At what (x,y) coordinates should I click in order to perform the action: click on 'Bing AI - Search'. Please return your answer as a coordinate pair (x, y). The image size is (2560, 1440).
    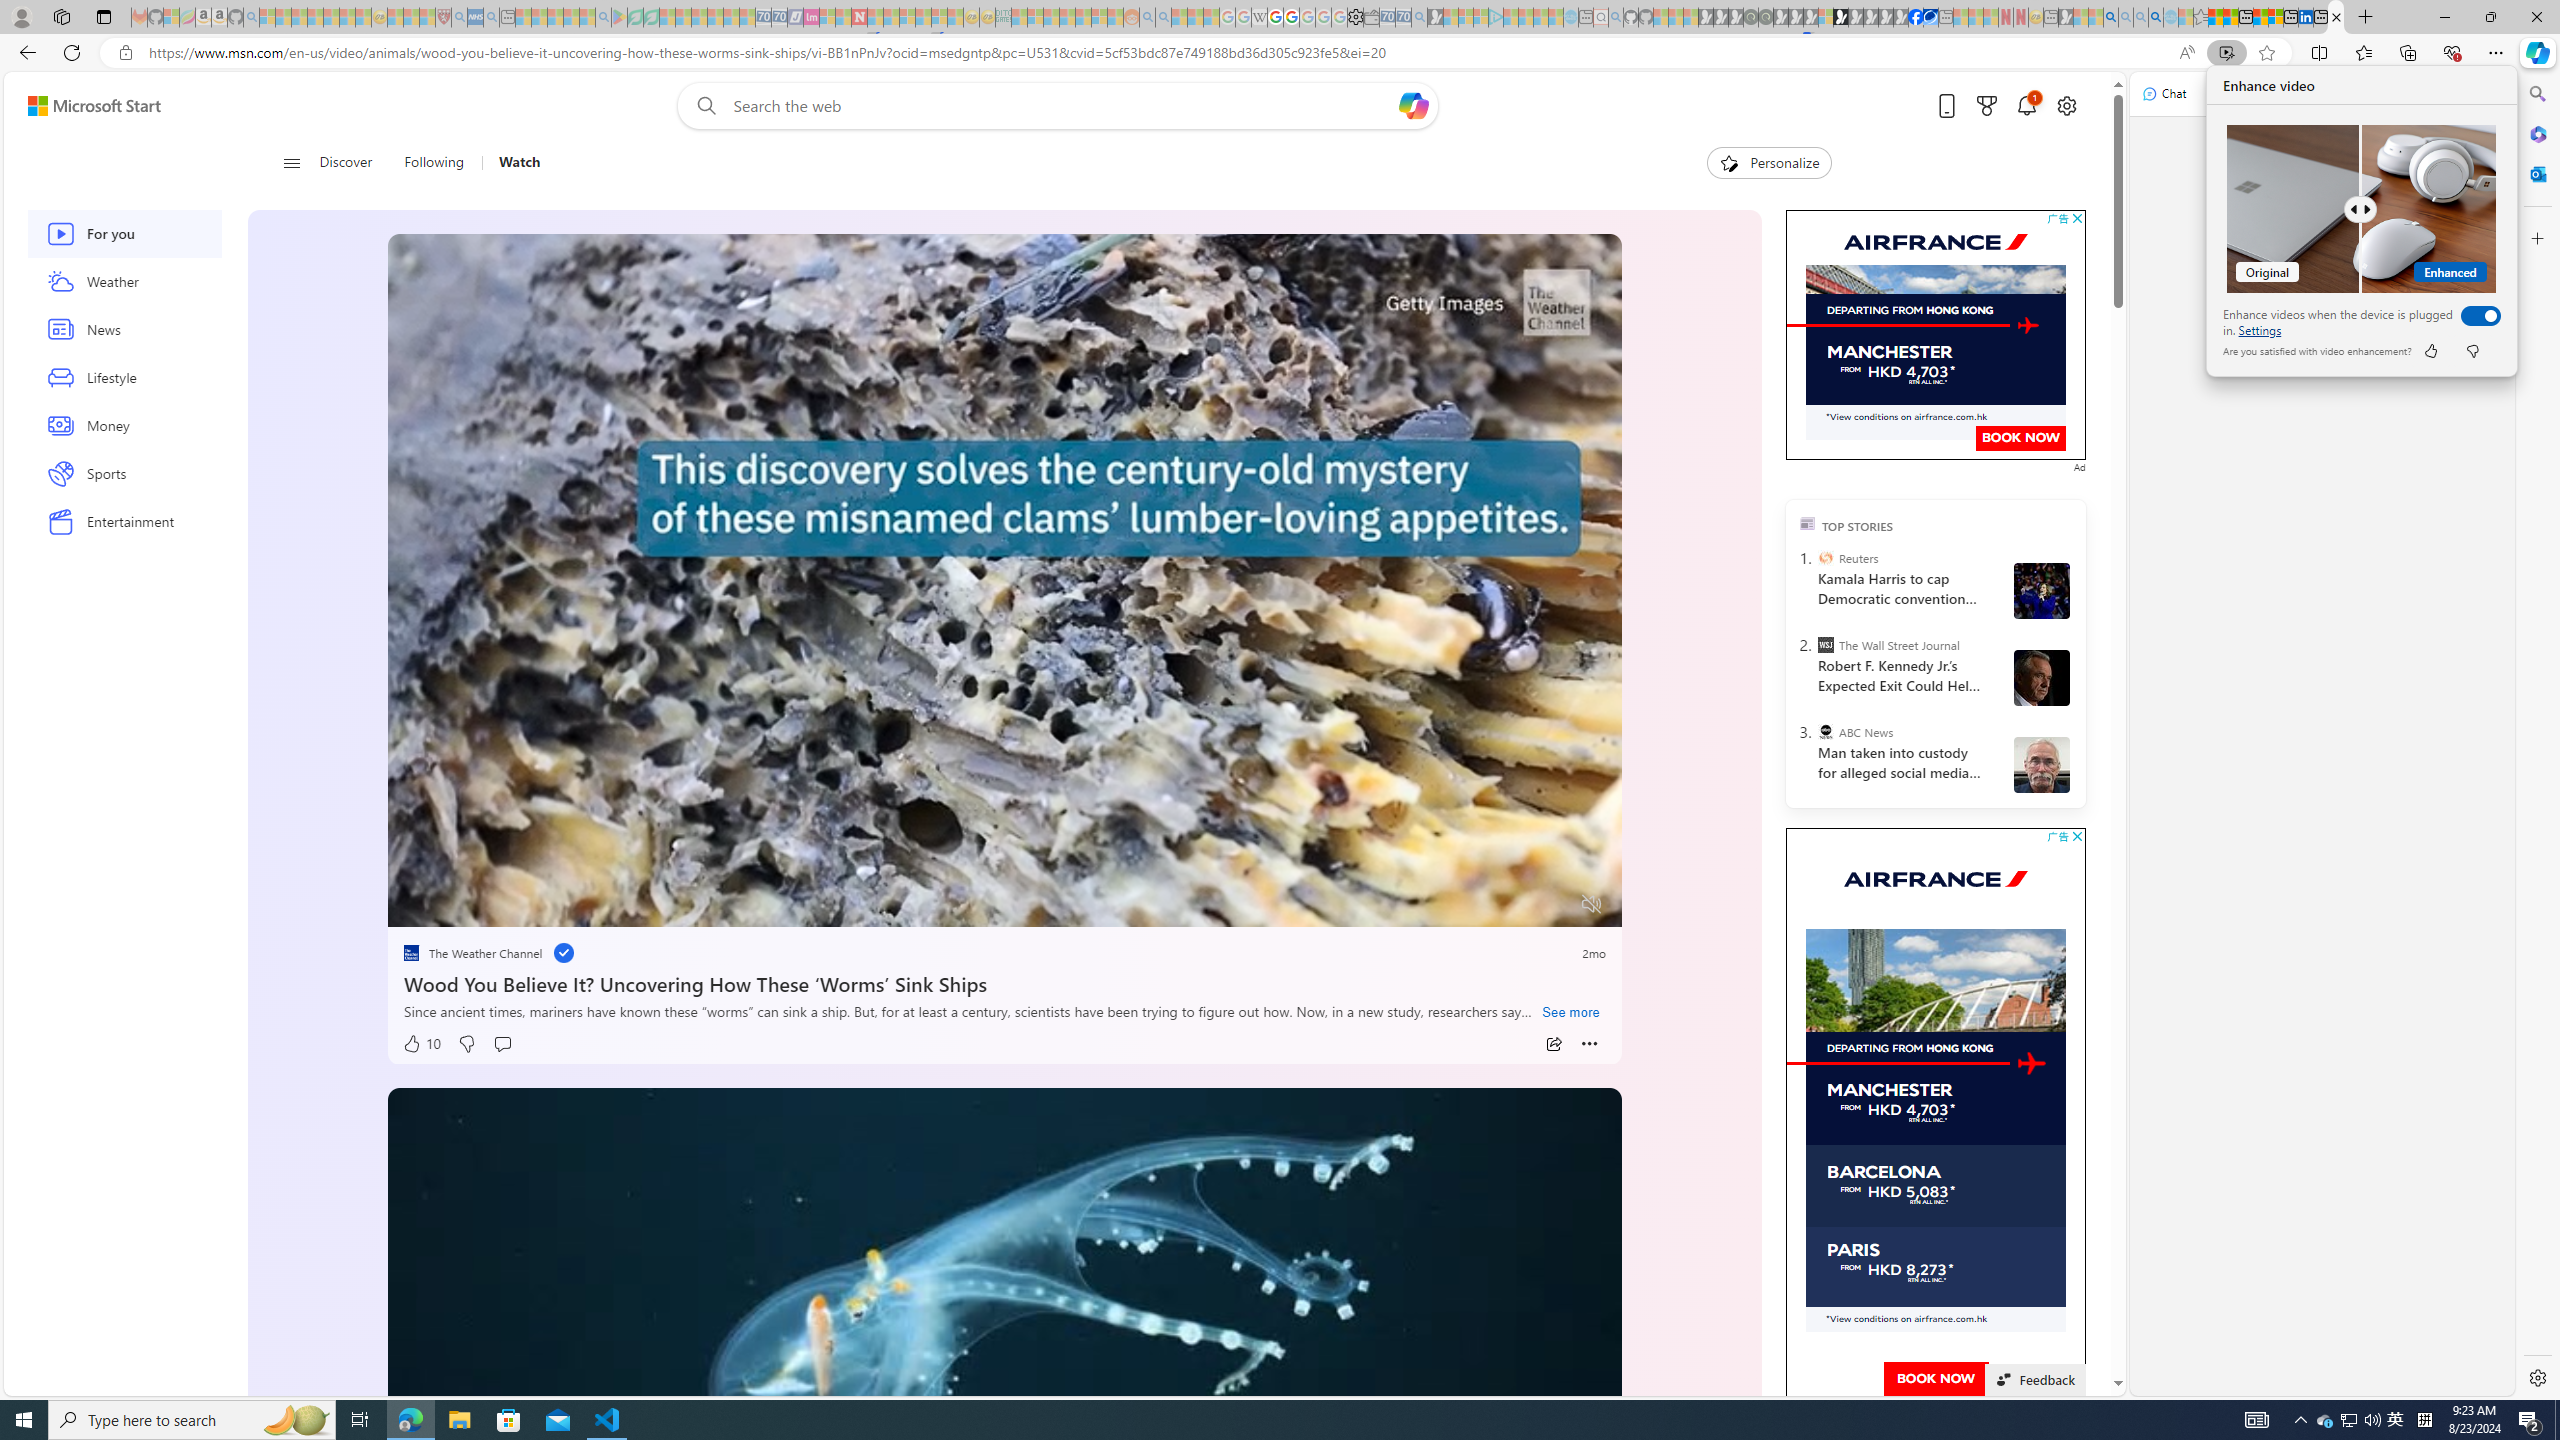
    Looking at the image, I should click on (2109, 16).